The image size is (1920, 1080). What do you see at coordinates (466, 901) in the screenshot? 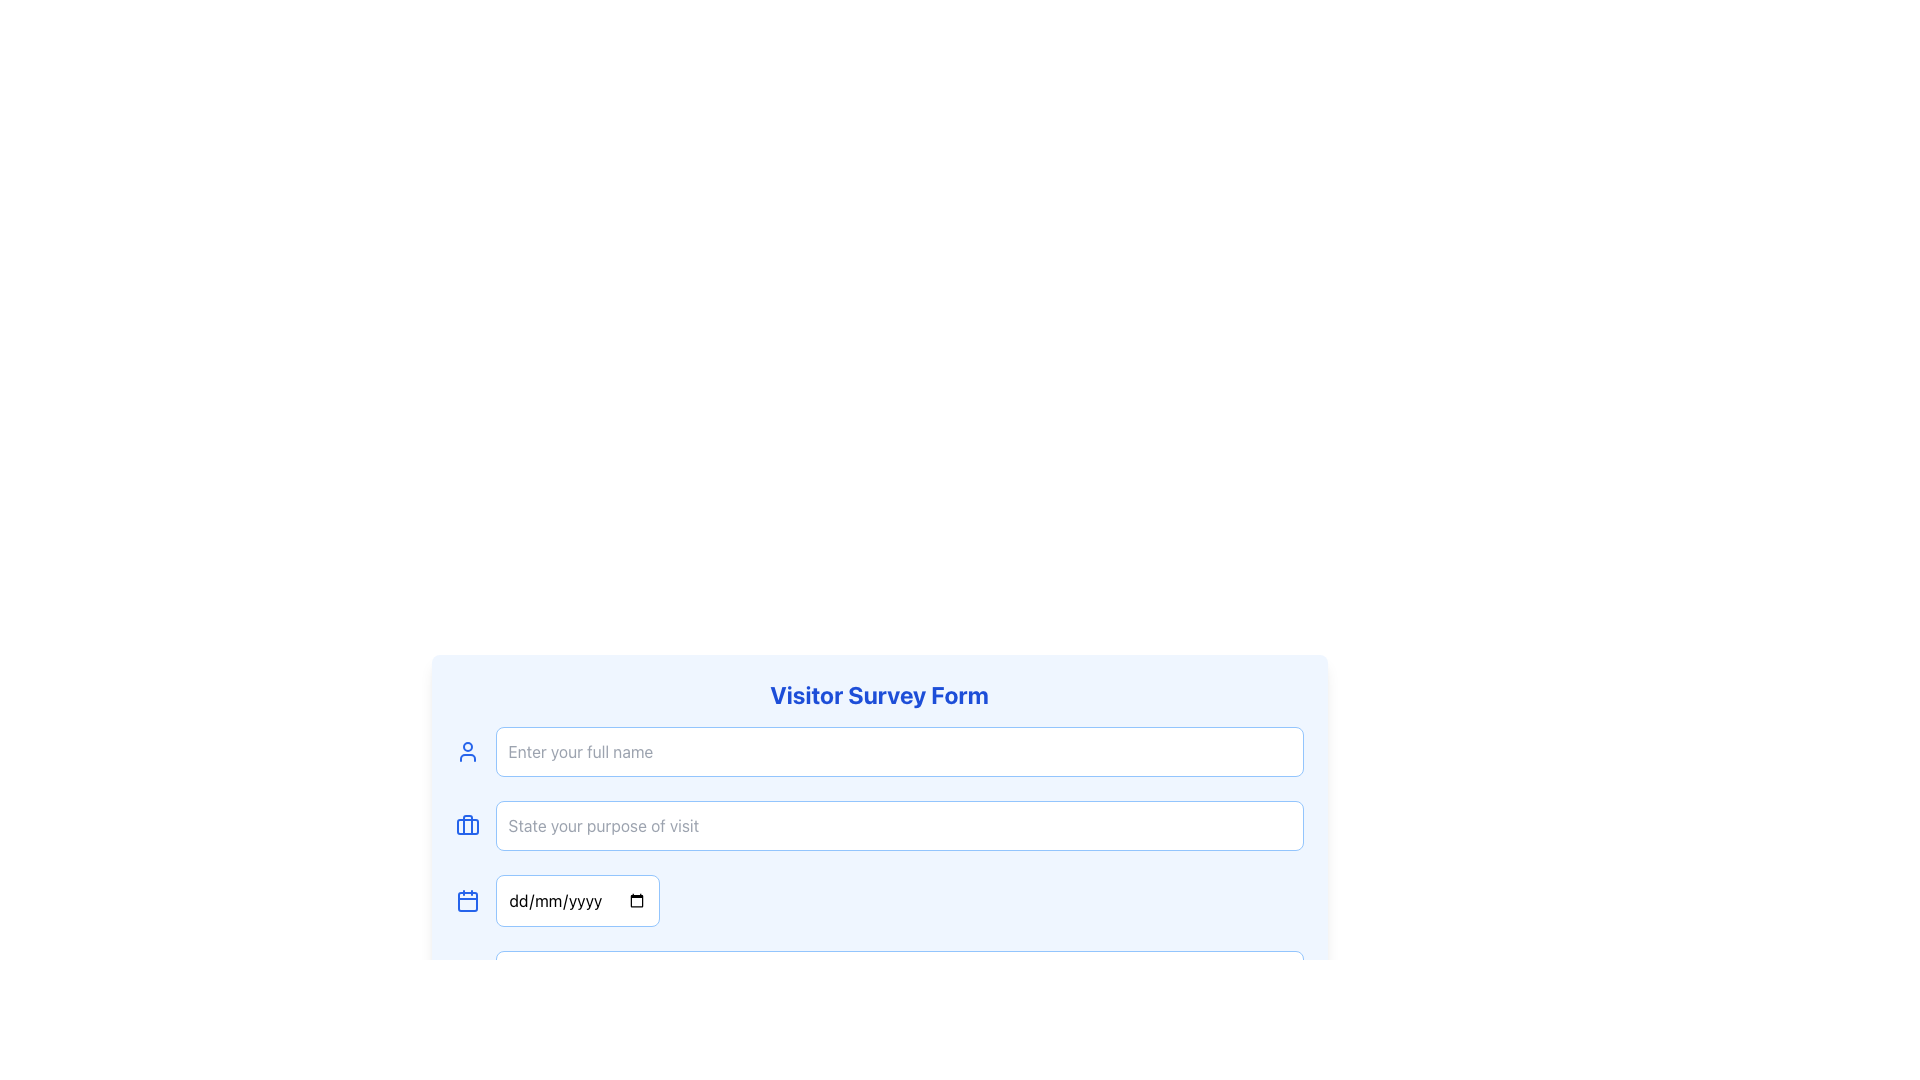
I see `the blue calendar icon, which is positioned to the left of the date input field in the Visitor Survey Form` at bounding box center [466, 901].